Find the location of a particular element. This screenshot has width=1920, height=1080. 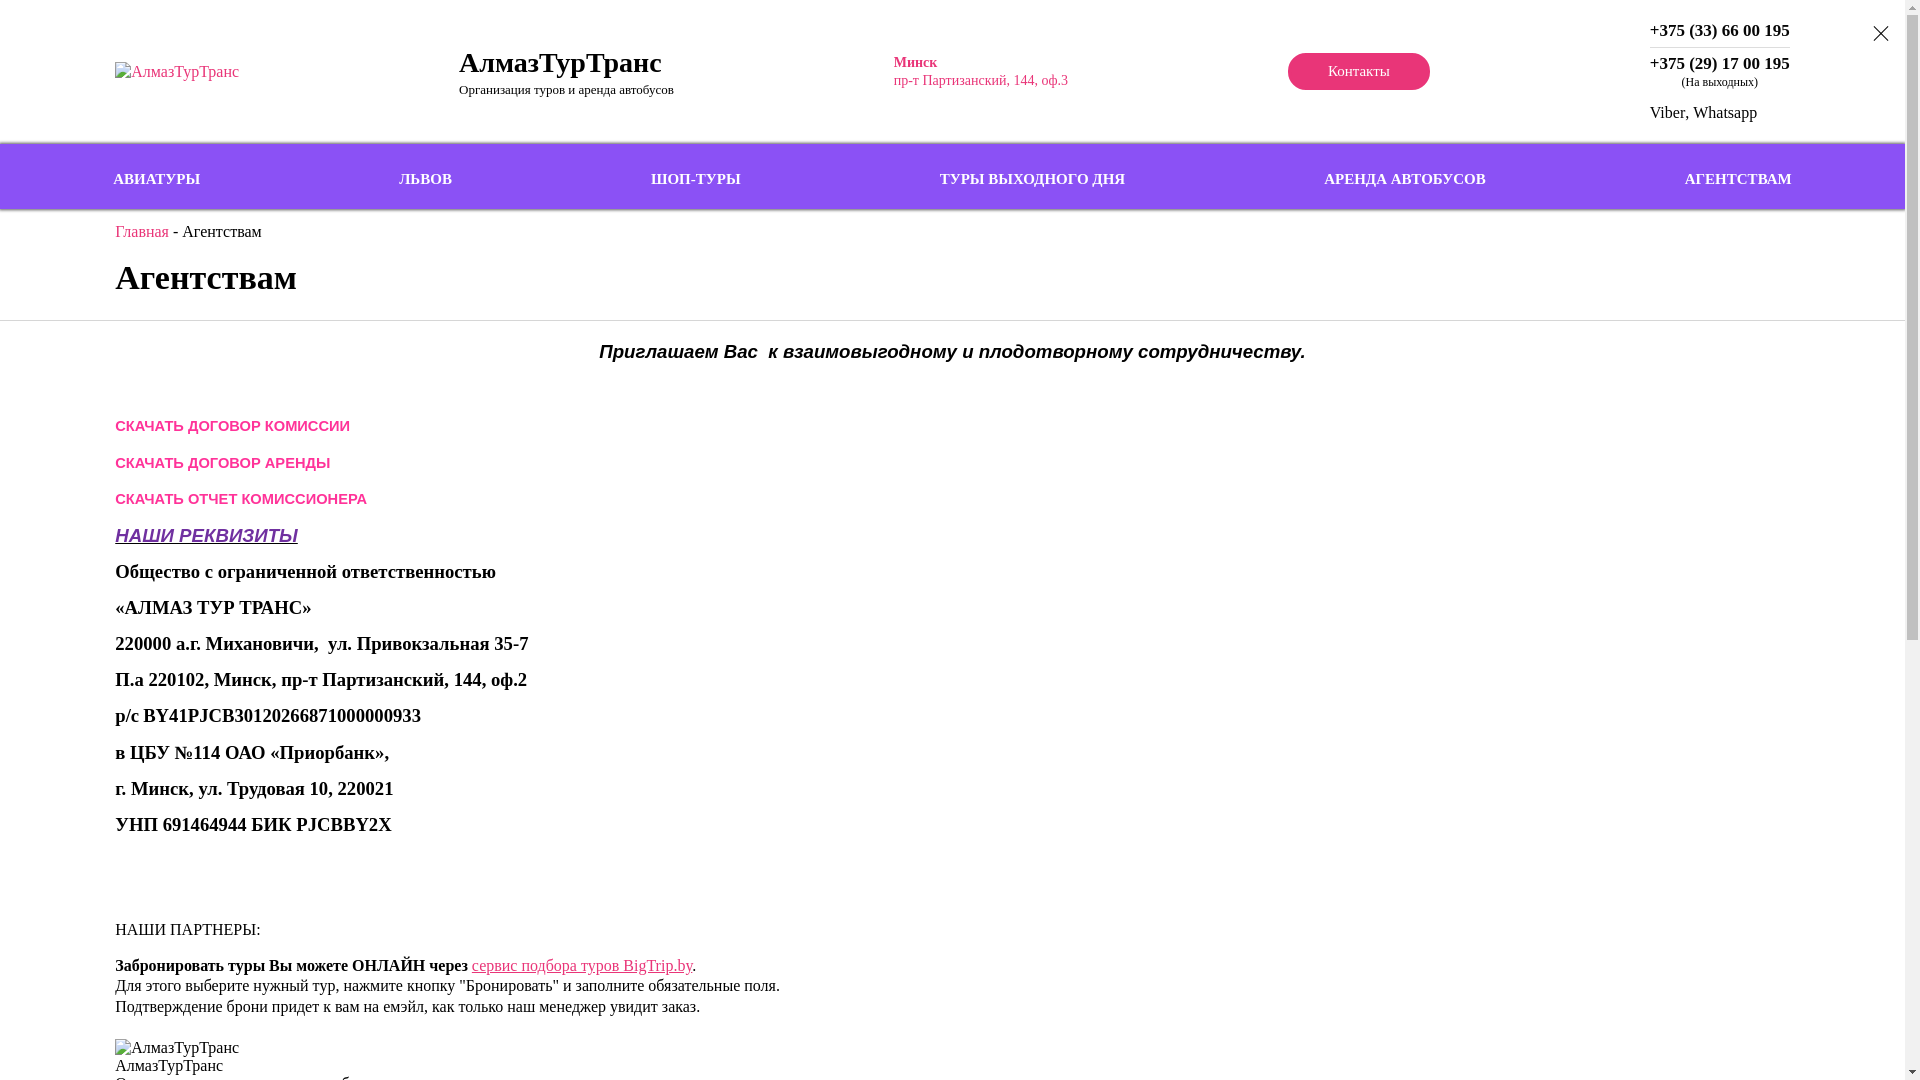

'+375 (29) 17 00 195' is located at coordinates (1718, 63).